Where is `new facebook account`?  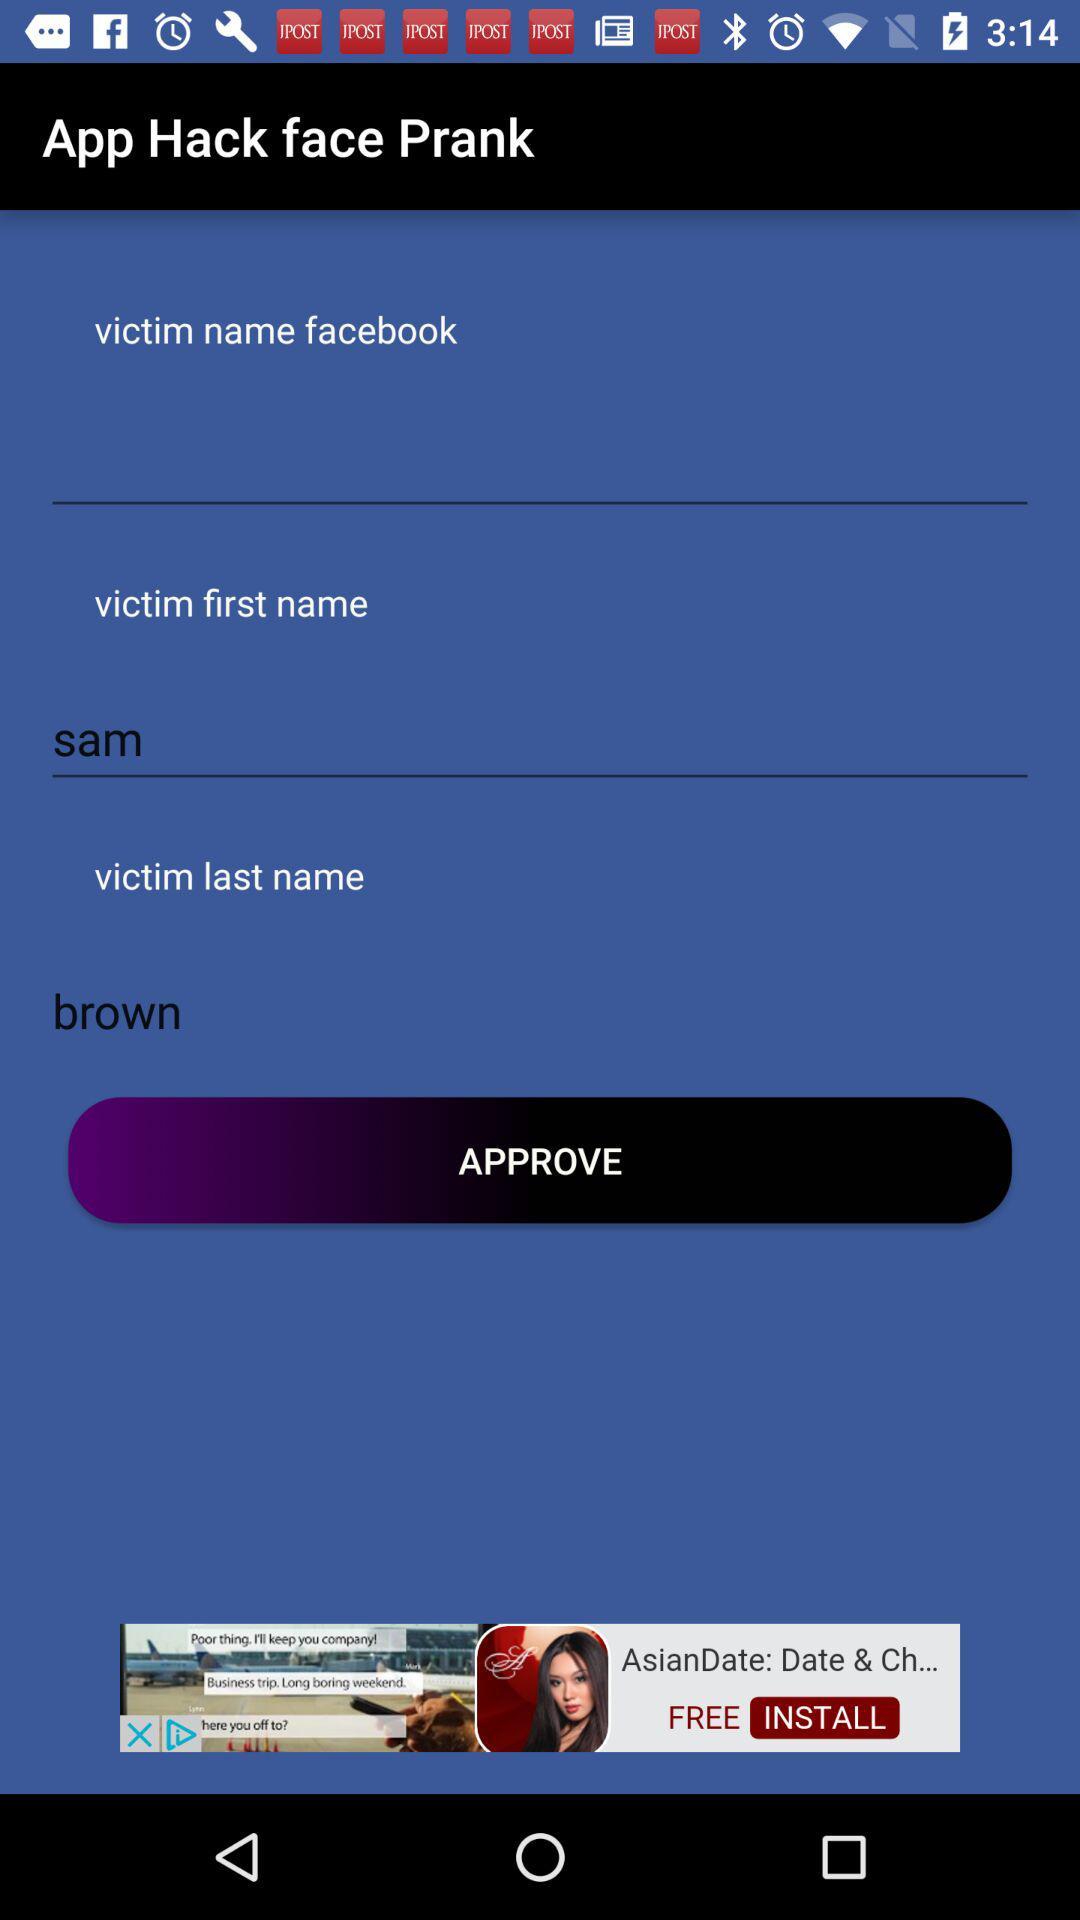 new facebook account is located at coordinates (540, 464).